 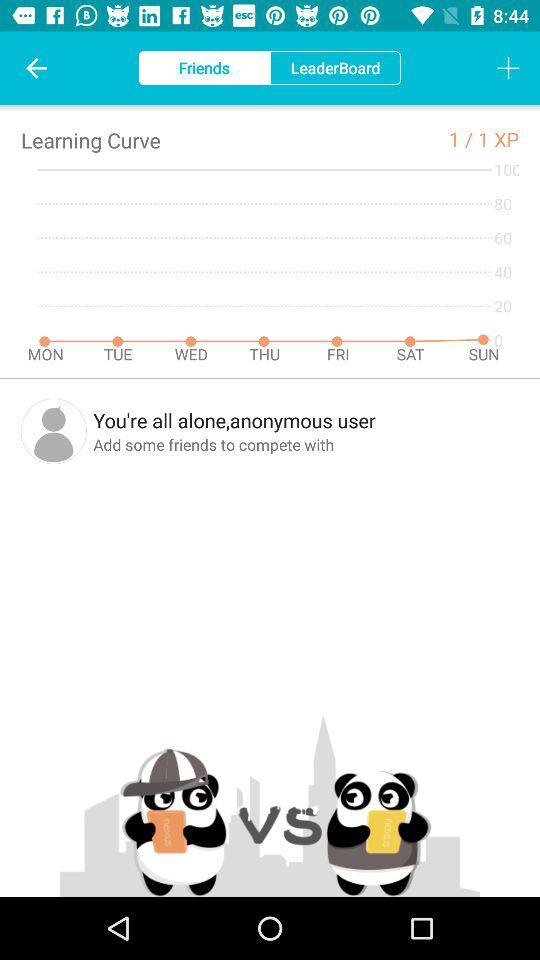 What do you see at coordinates (53, 431) in the screenshot?
I see `the icon to the left of the you re all` at bounding box center [53, 431].